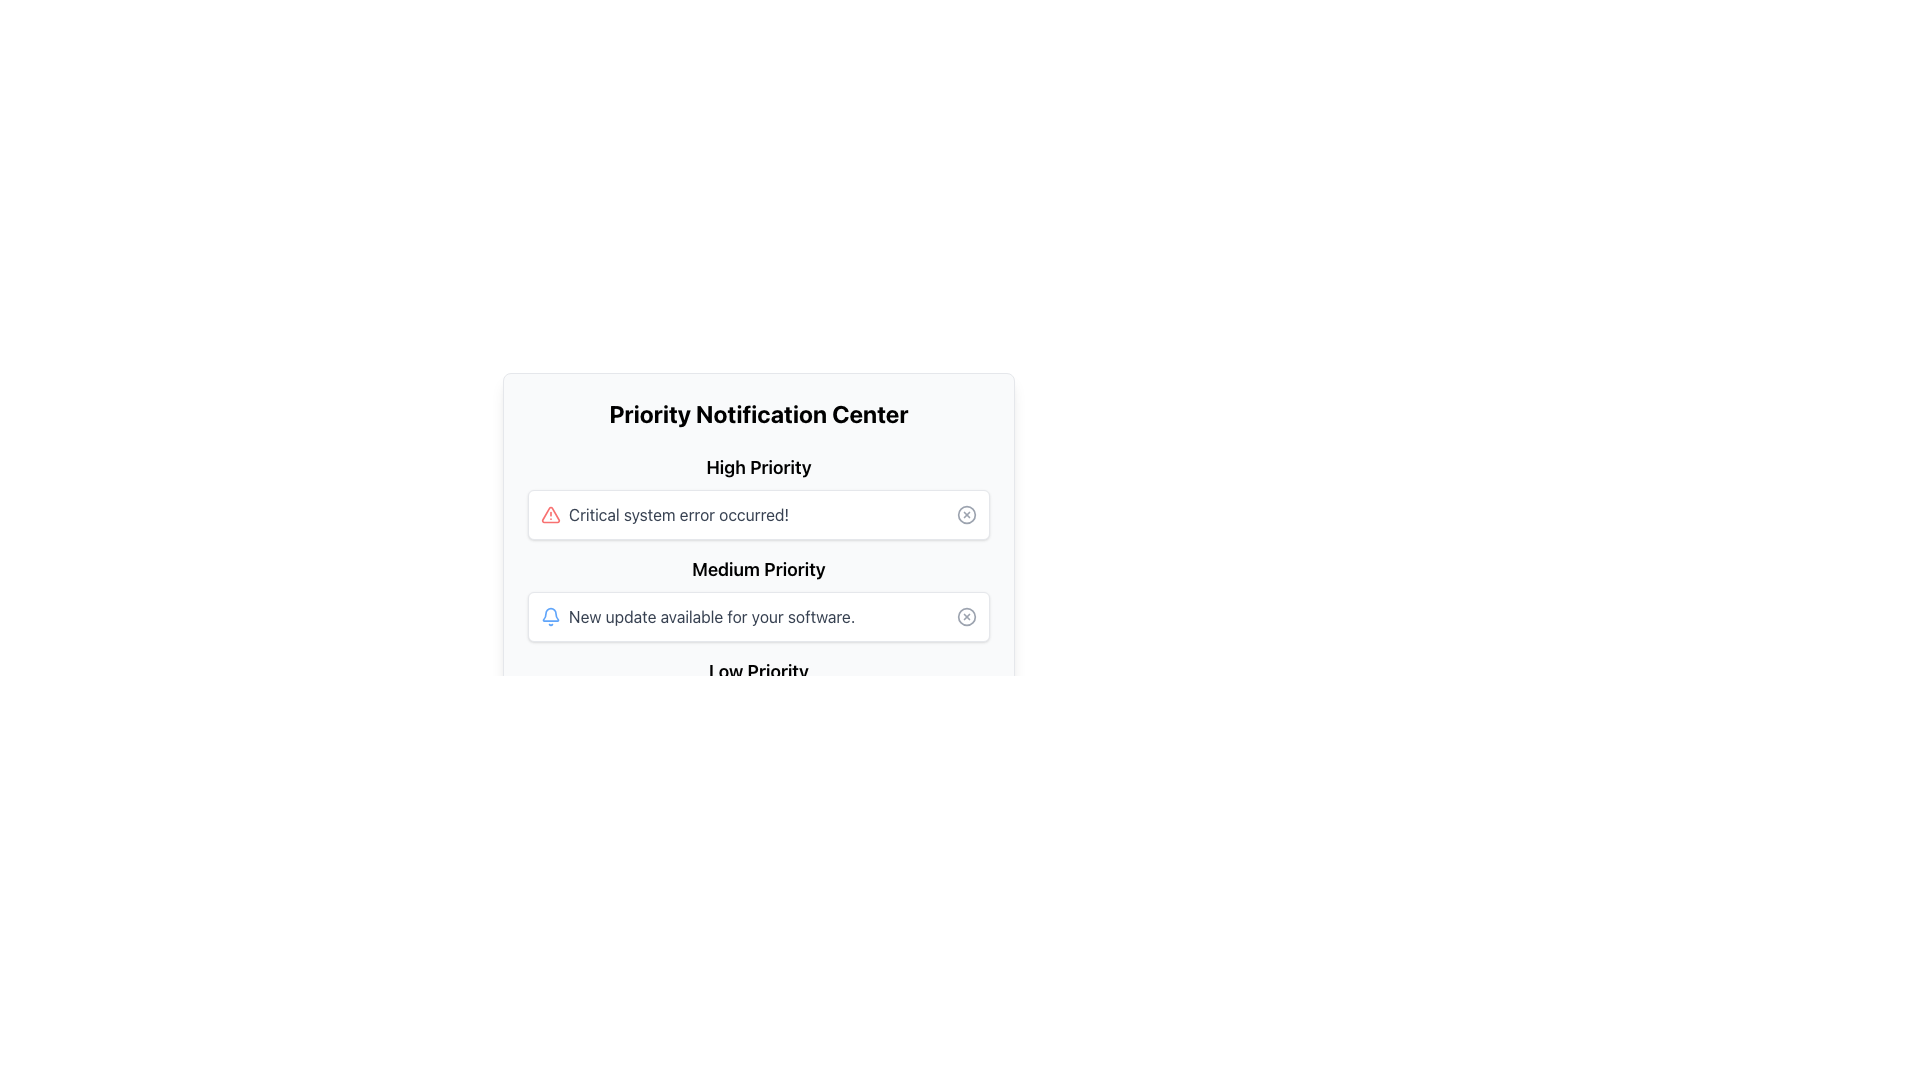  I want to click on the circular element that serves as the foundational part of the 'close' icon in the SVG, positioned in the 'High Priority' section of the notification panel, so click(966, 512).